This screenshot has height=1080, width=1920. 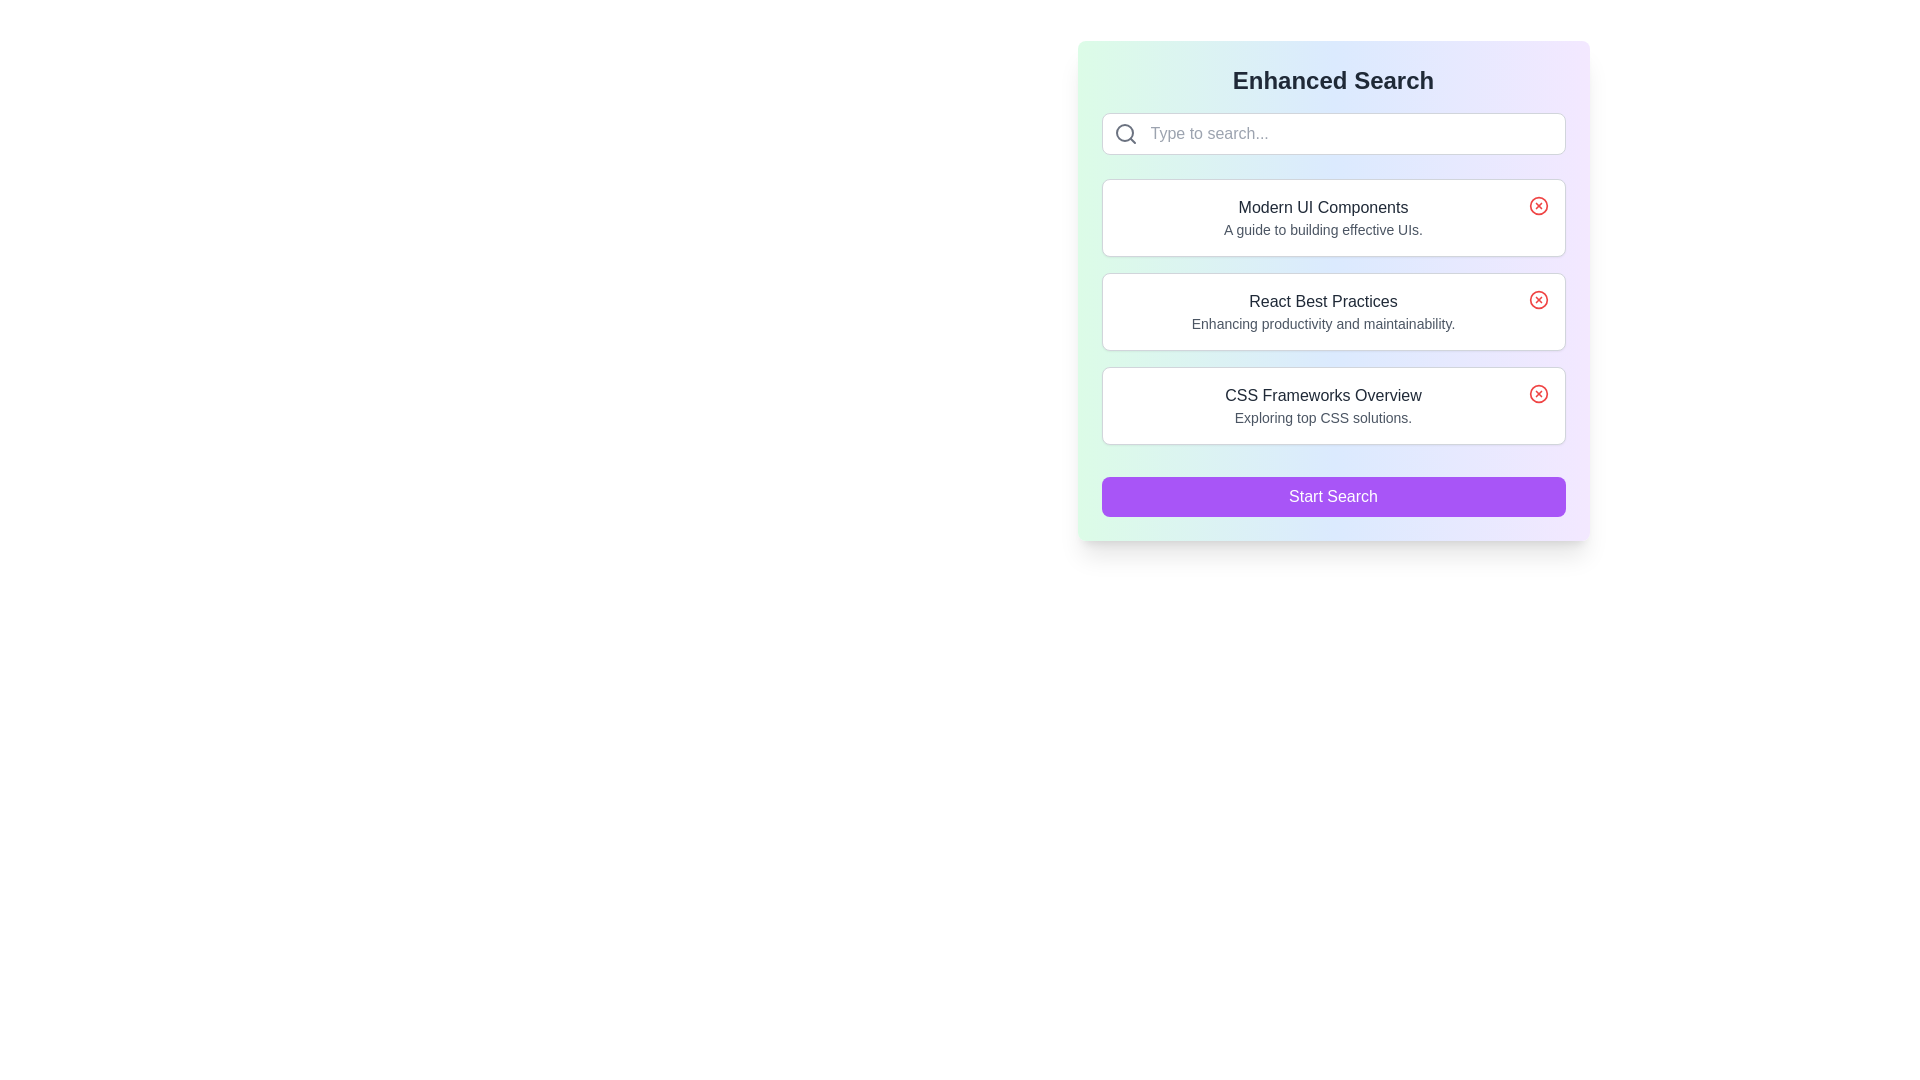 I want to click on the first list item titled 'Modern UI Components', so click(x=1323, y=218).